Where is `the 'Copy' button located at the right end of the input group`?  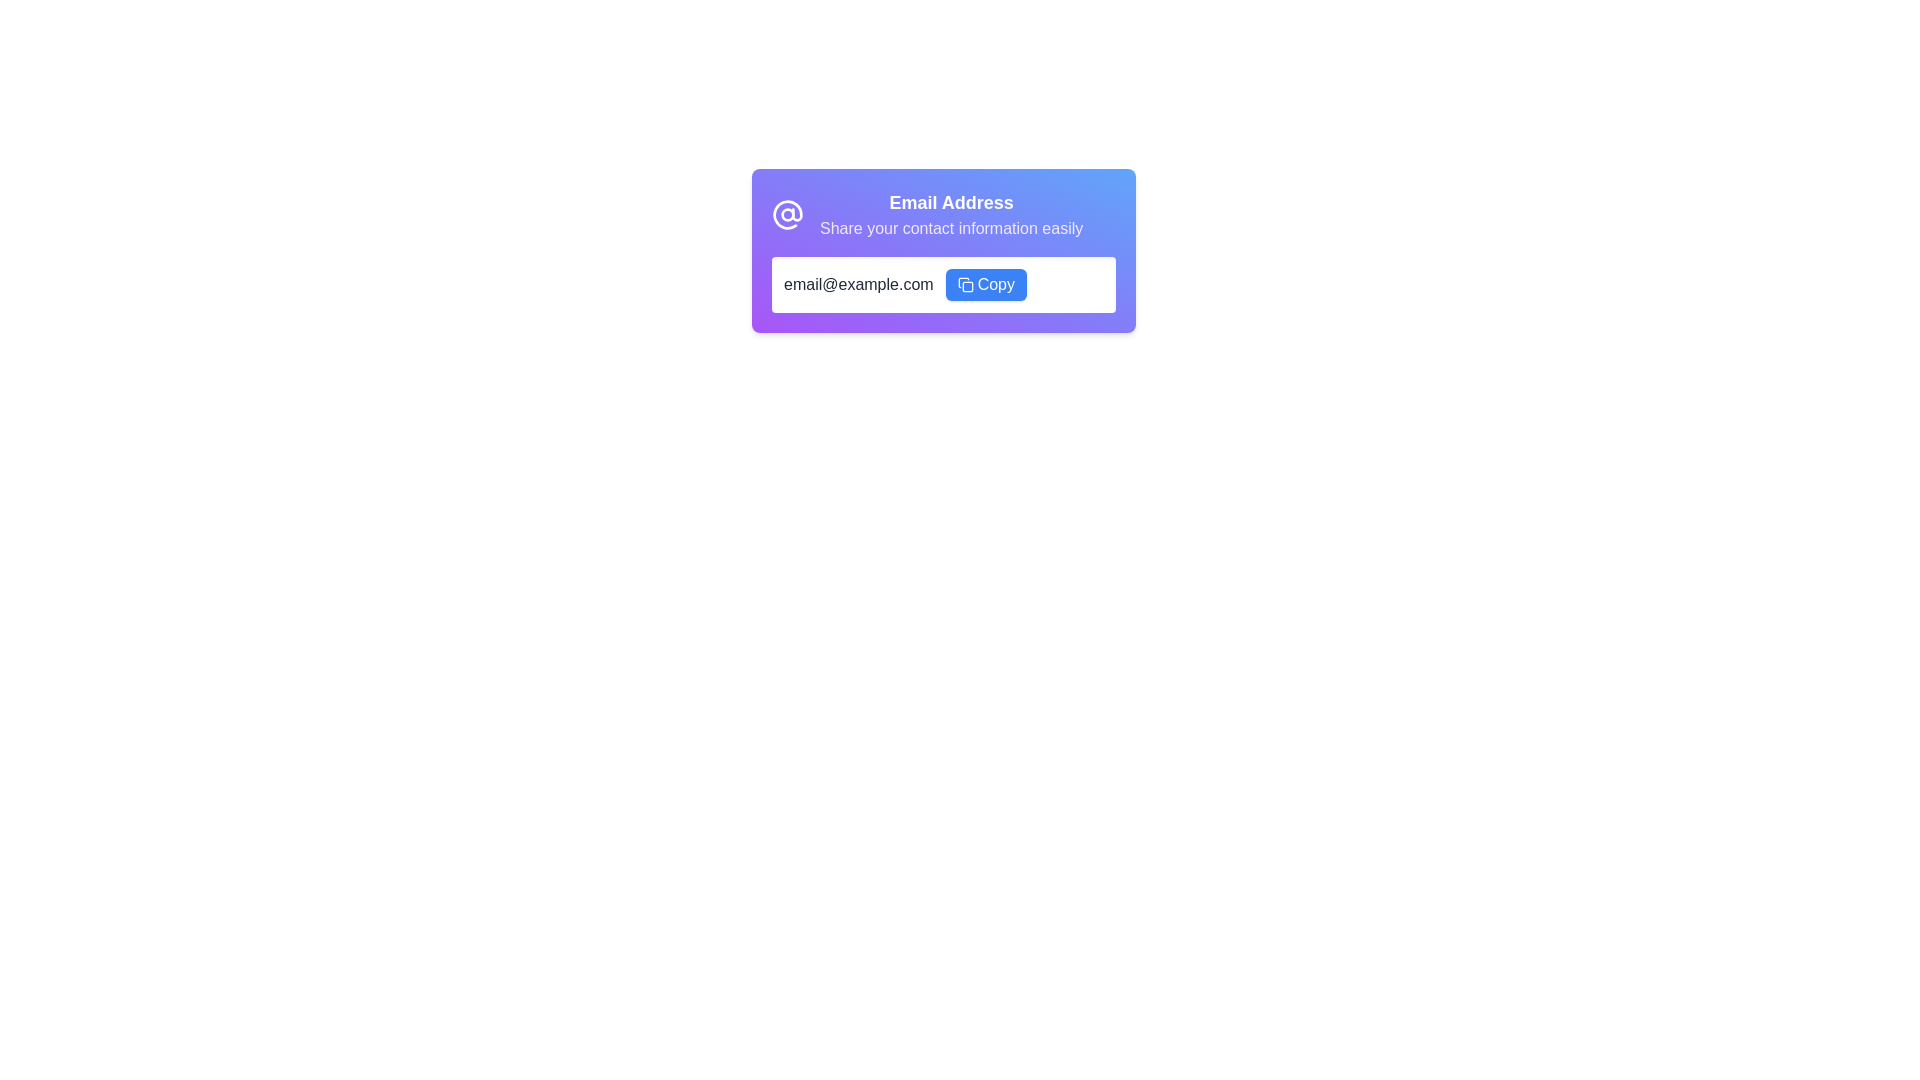 the 'Copy' button located at the right end of the input group is located at coordinates (996, 285).